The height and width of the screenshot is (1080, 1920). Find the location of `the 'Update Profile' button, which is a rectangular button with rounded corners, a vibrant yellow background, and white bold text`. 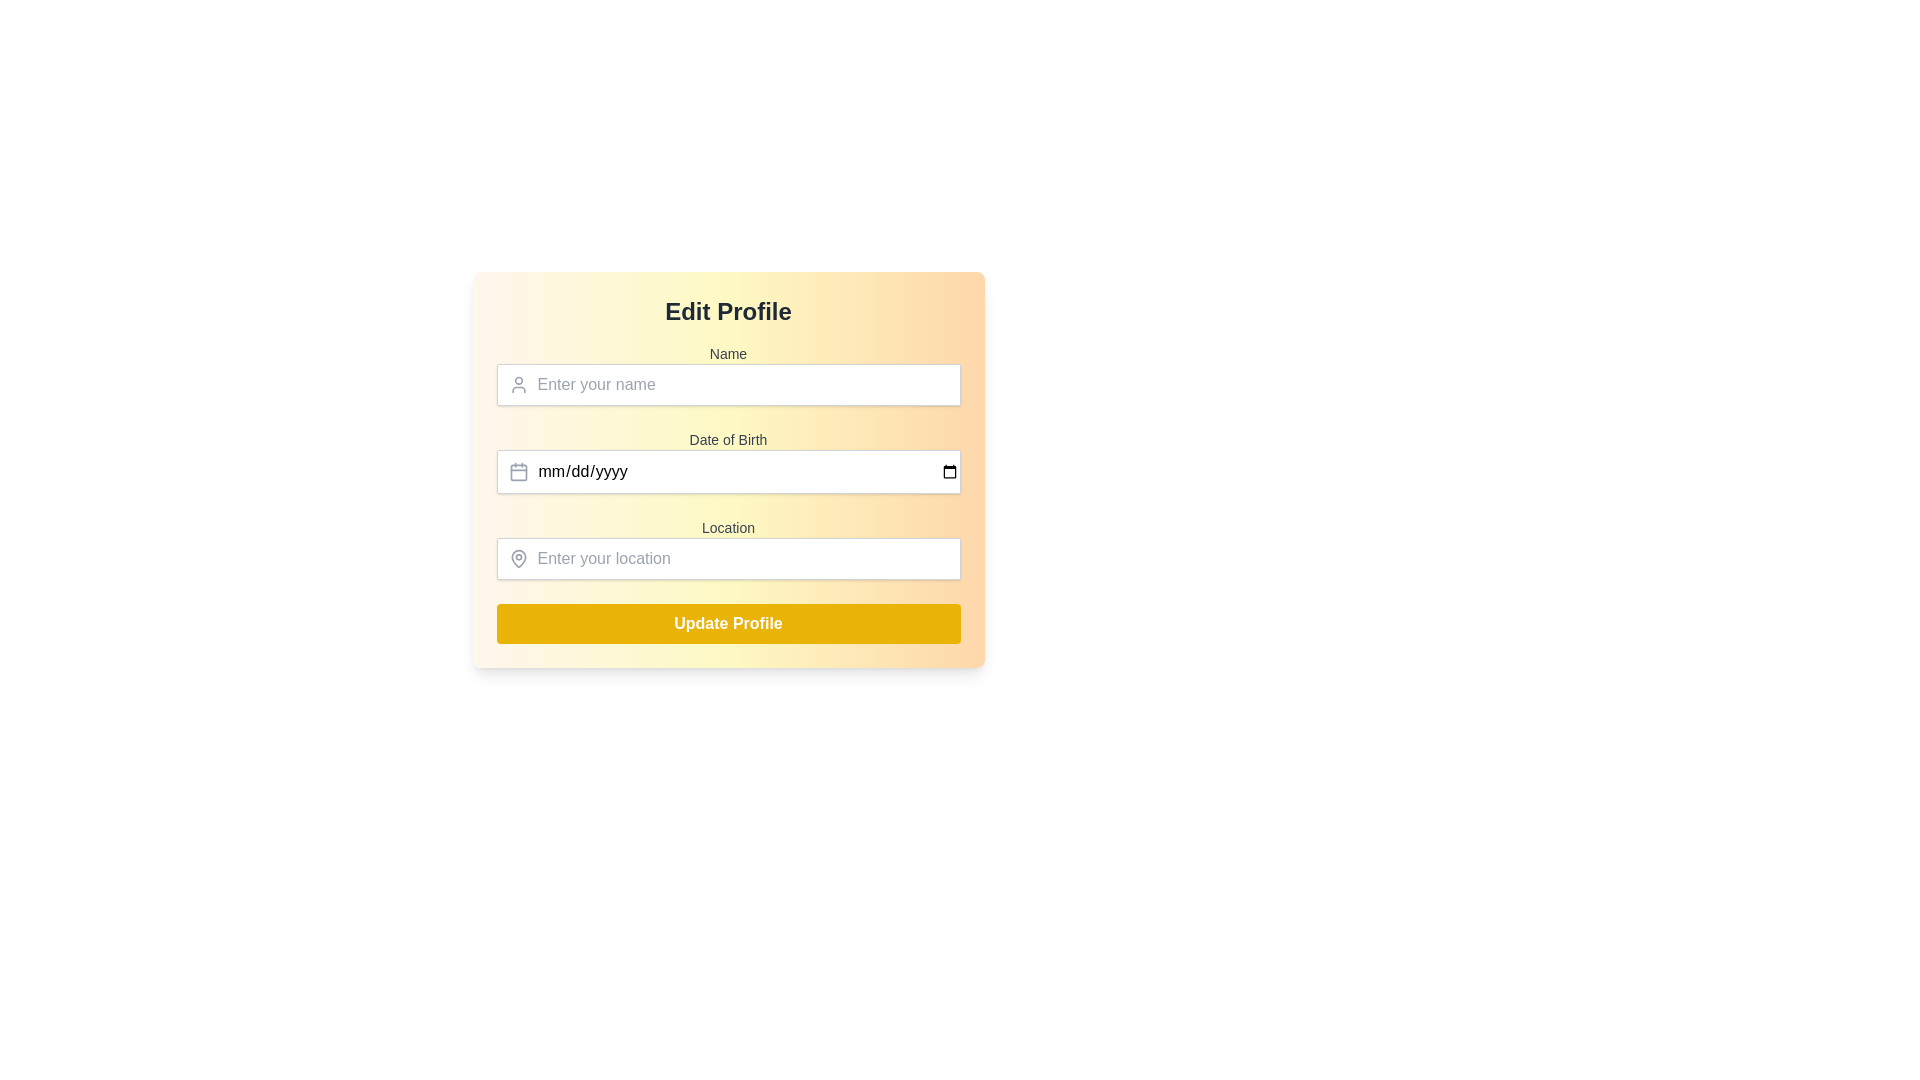

the 'Update Profile' button, which is a rectangular button with rounded corners, a vibrant yellow background, and white bold text is located at coordinates (727, 623).